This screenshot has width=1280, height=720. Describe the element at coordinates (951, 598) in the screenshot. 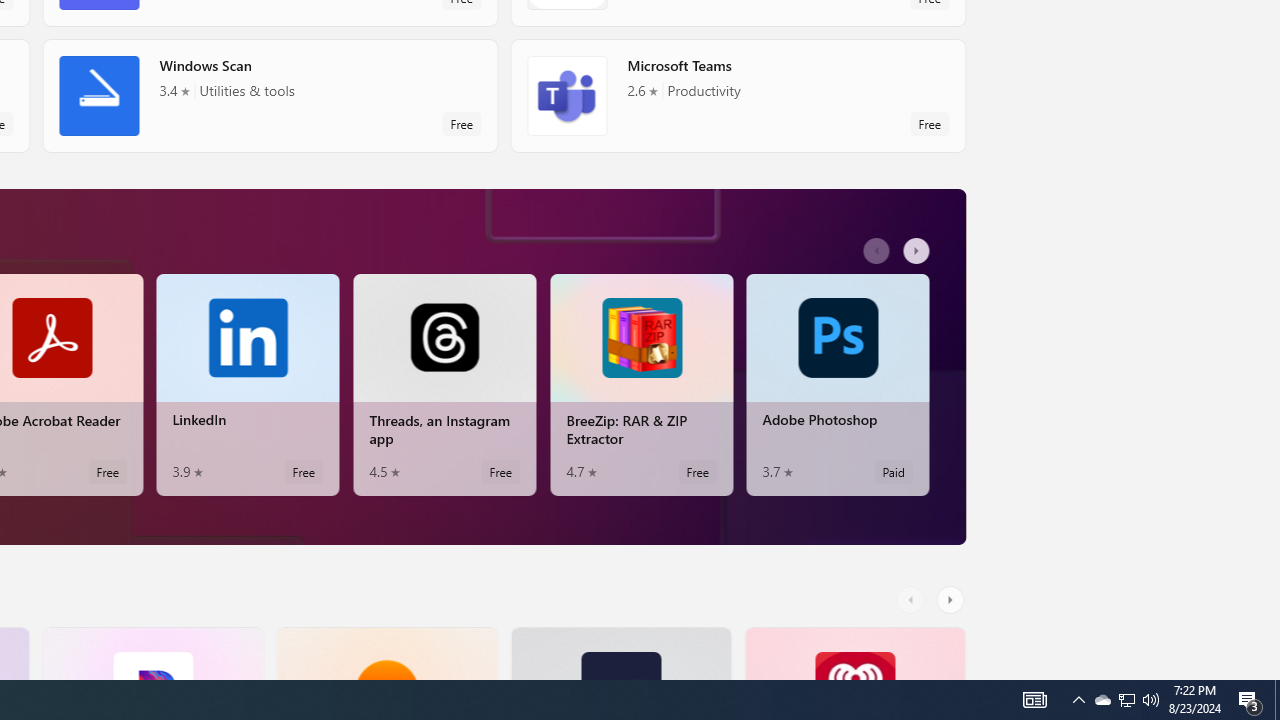

I see `'AutomationID: RightScrollButton'` at that location.